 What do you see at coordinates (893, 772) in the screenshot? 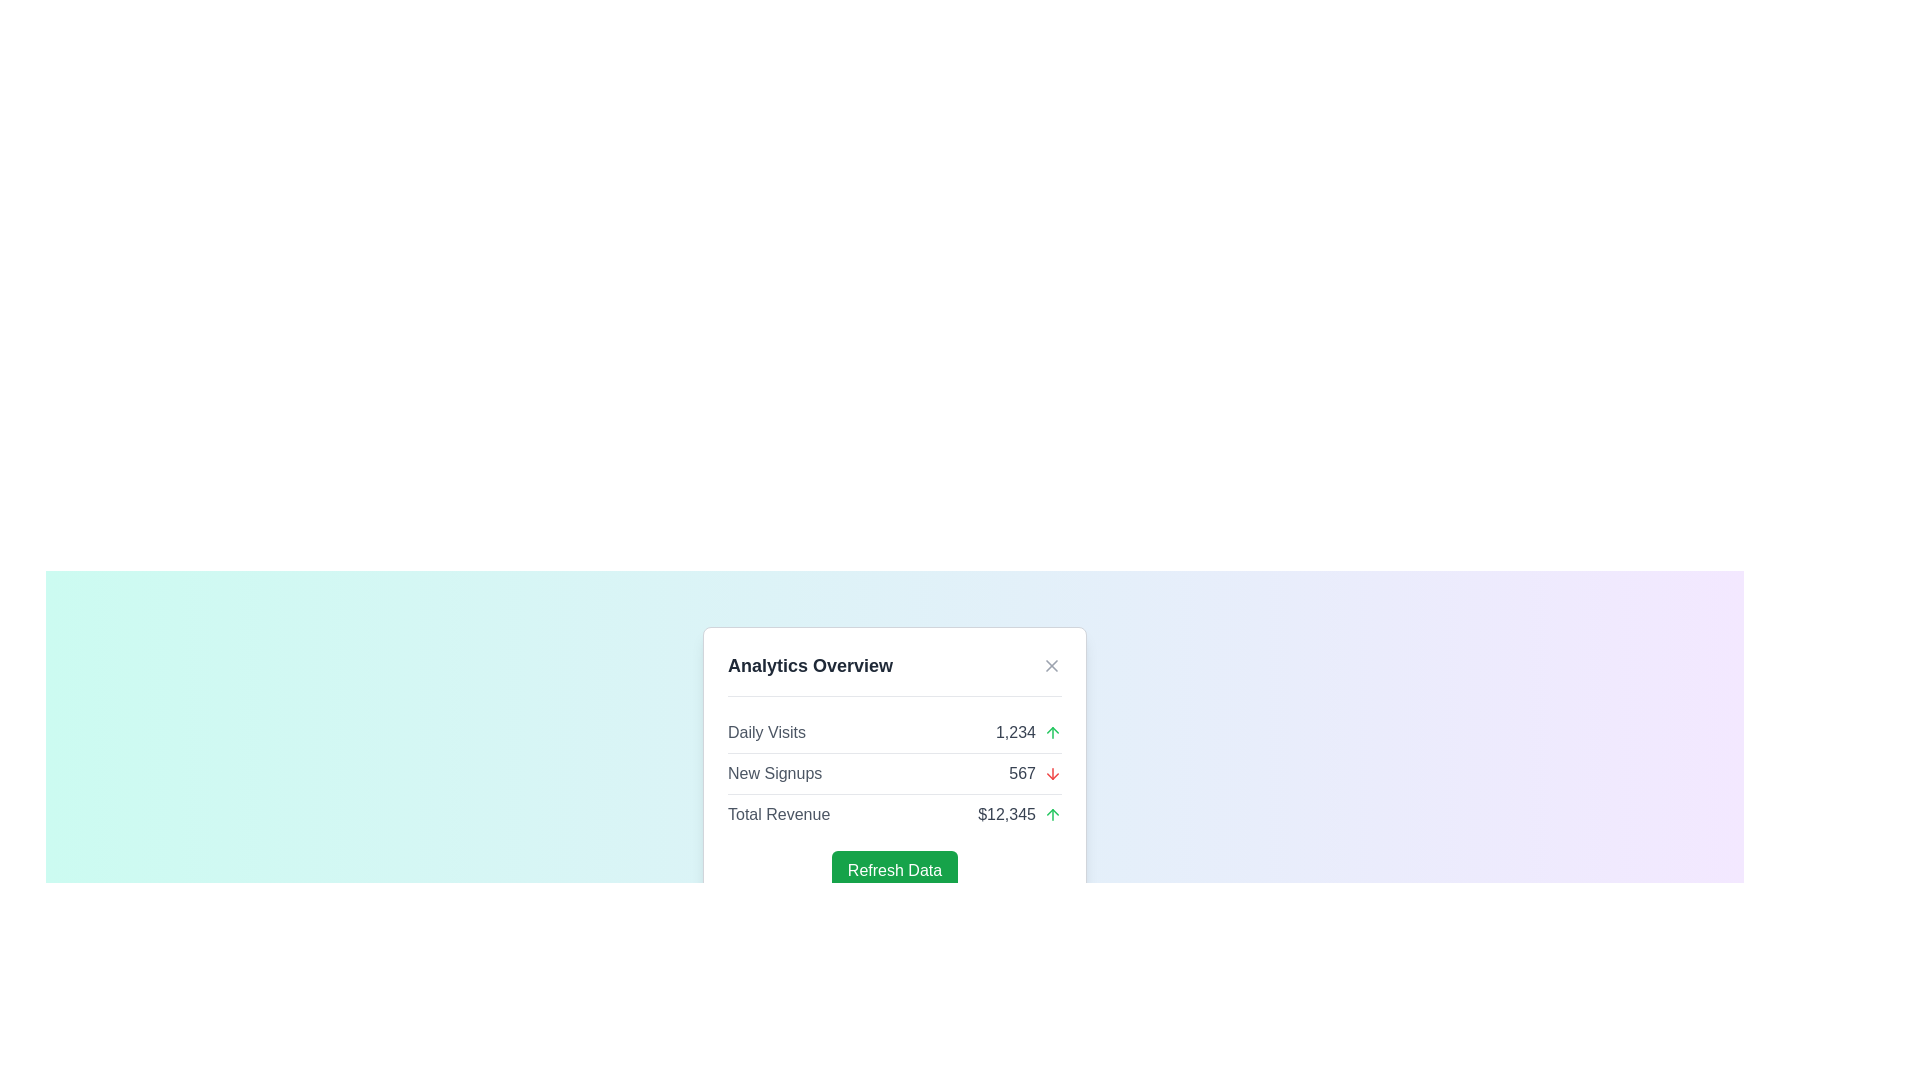
I see `the 'New Signups' DataRow, which displays the value '567' and a red downward arrow icon, located centrally in the card layout` at bounding box center [893, 772].